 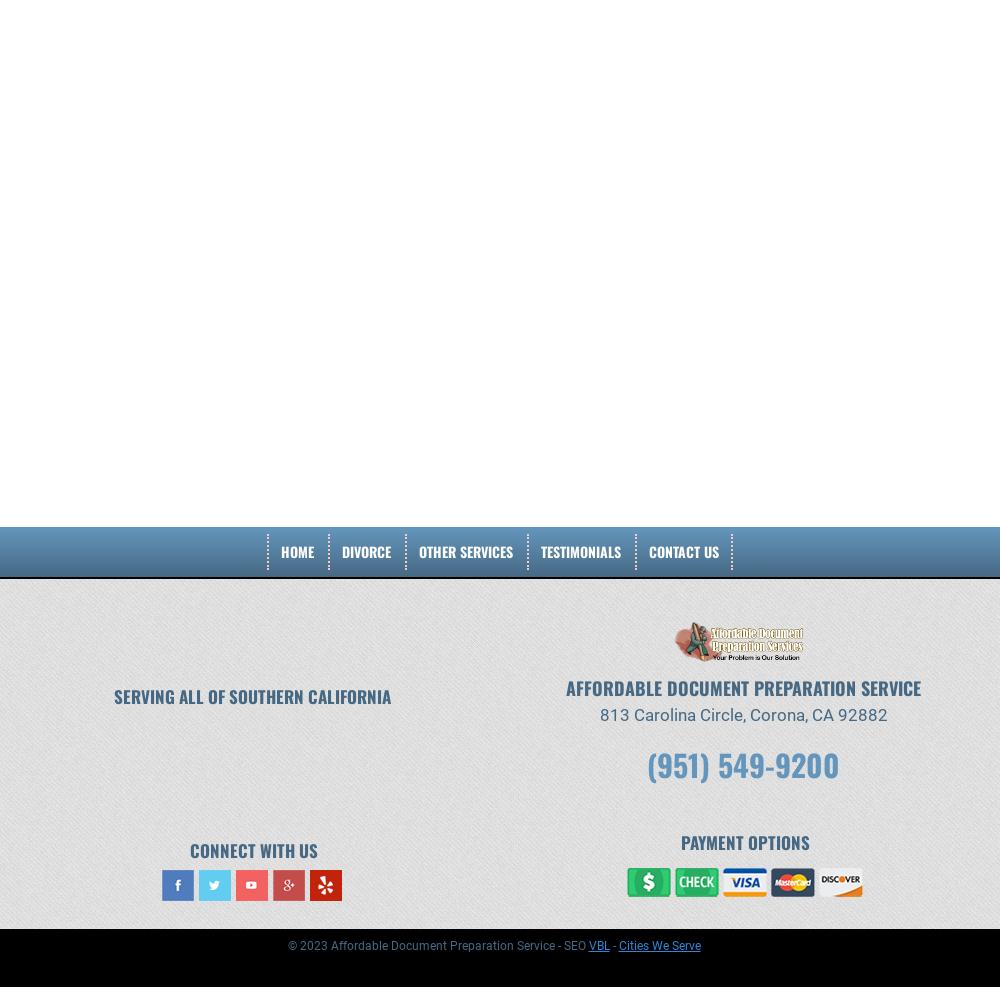 I want to click on '813 Carolina Circle, Corona, CA 92882', so click(x=742, y=713).